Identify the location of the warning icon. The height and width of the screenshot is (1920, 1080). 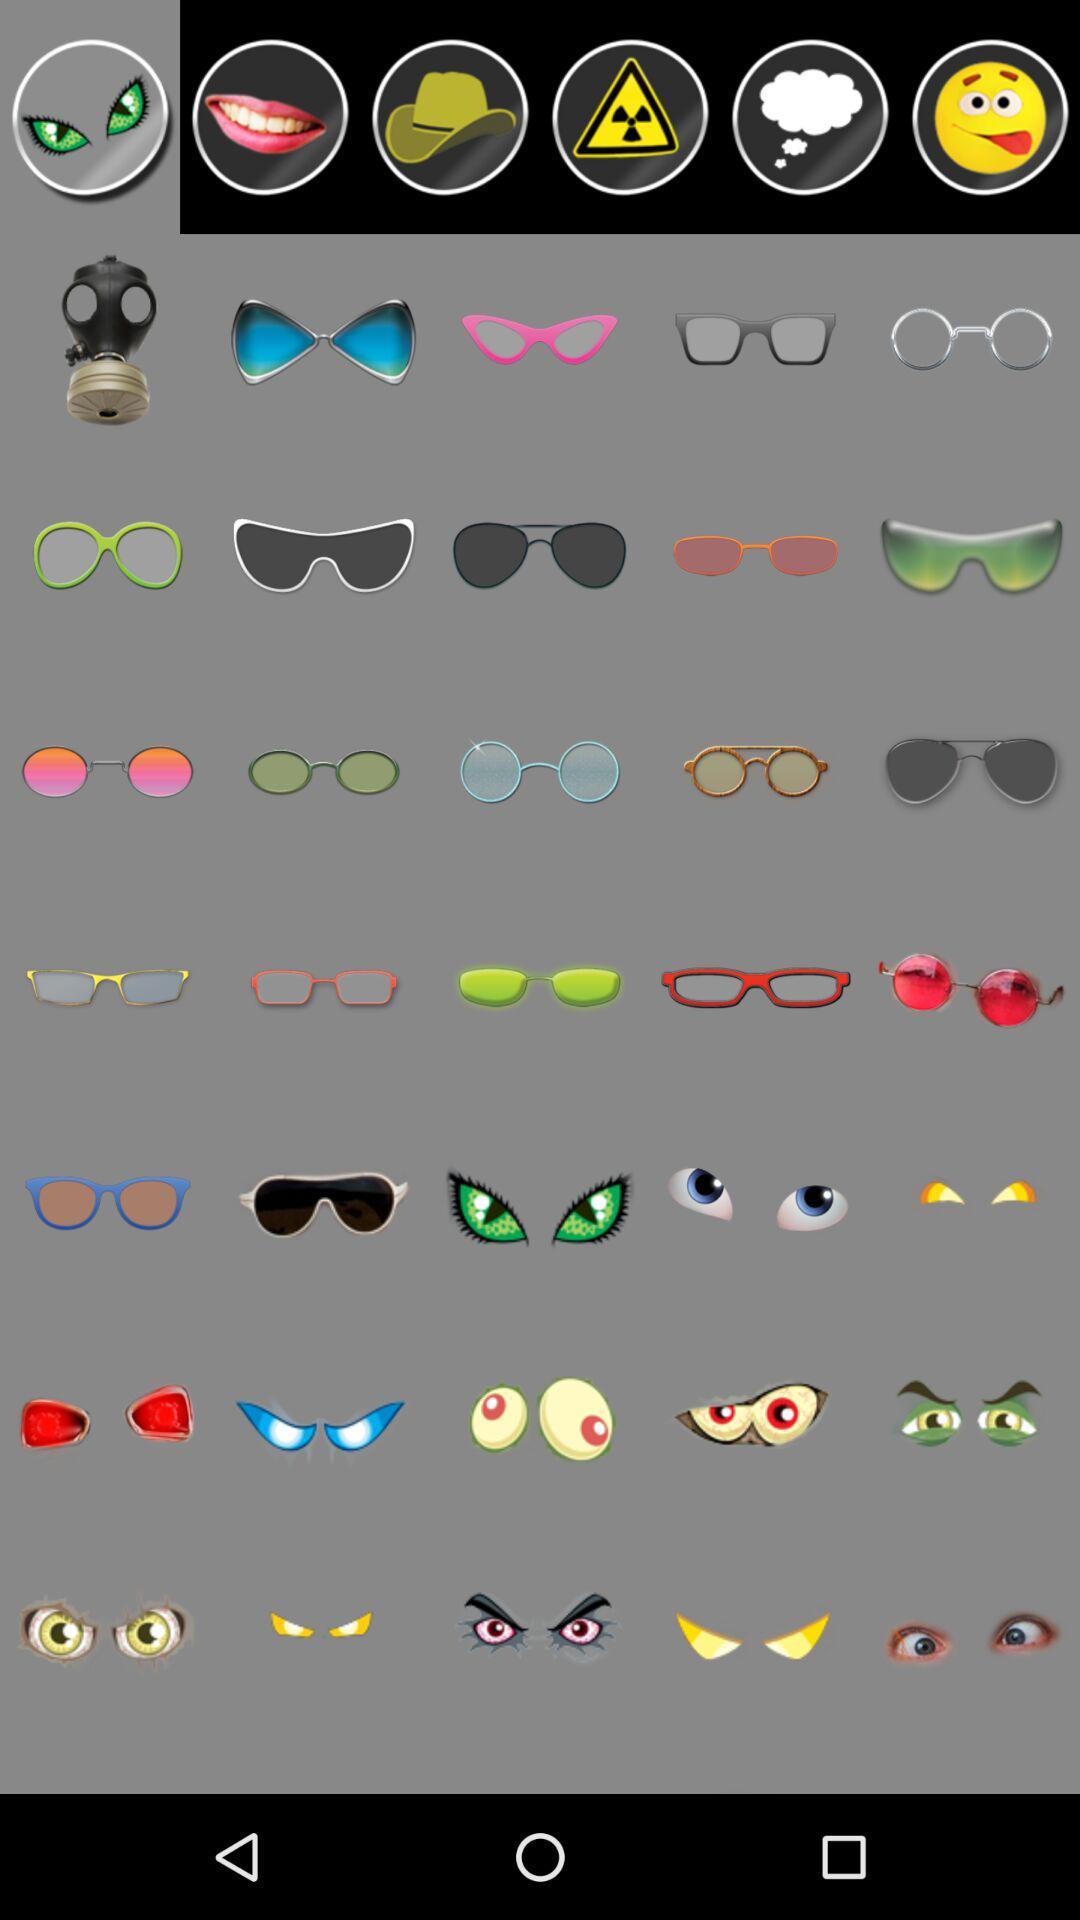
(628, 124).